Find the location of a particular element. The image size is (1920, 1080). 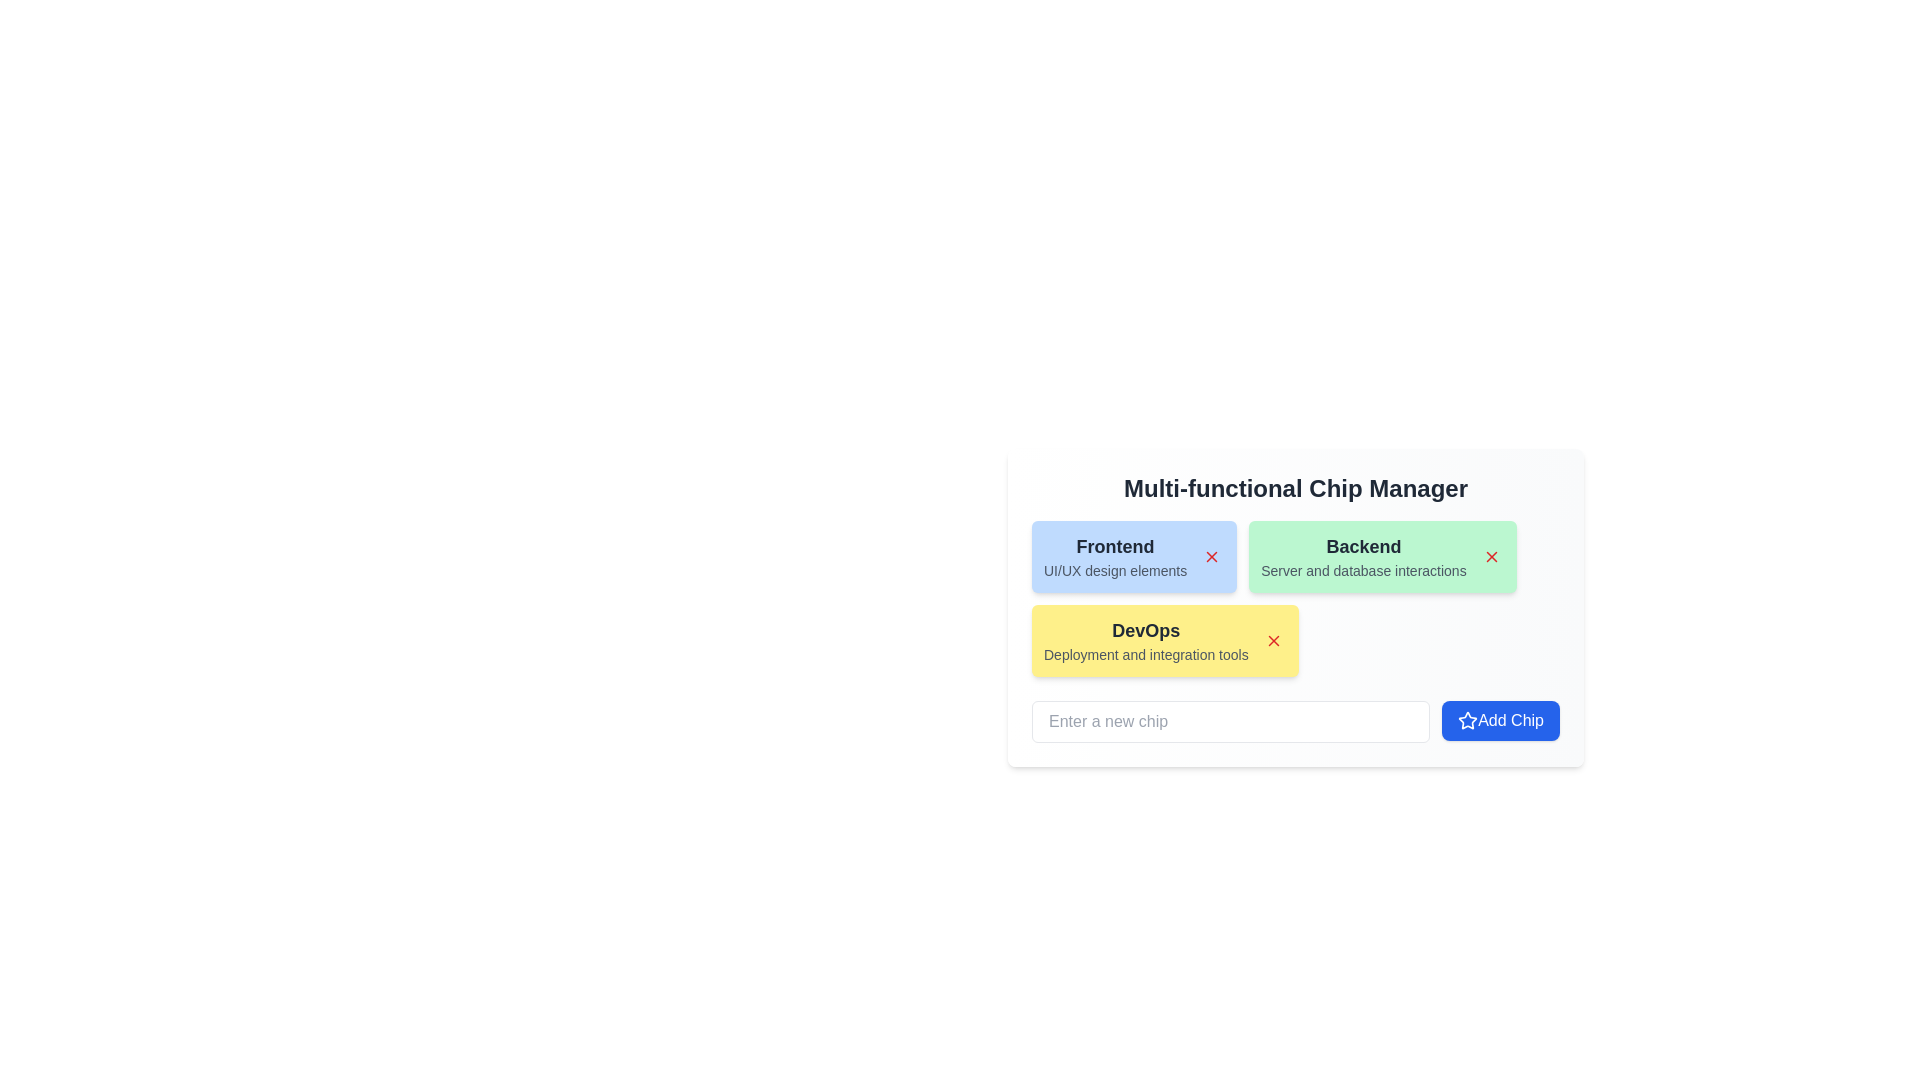

the delete button located on the right edge of the 'Backend' chip in the Multi-functional Chip Manager interface is located at coordinates (1491, 556).